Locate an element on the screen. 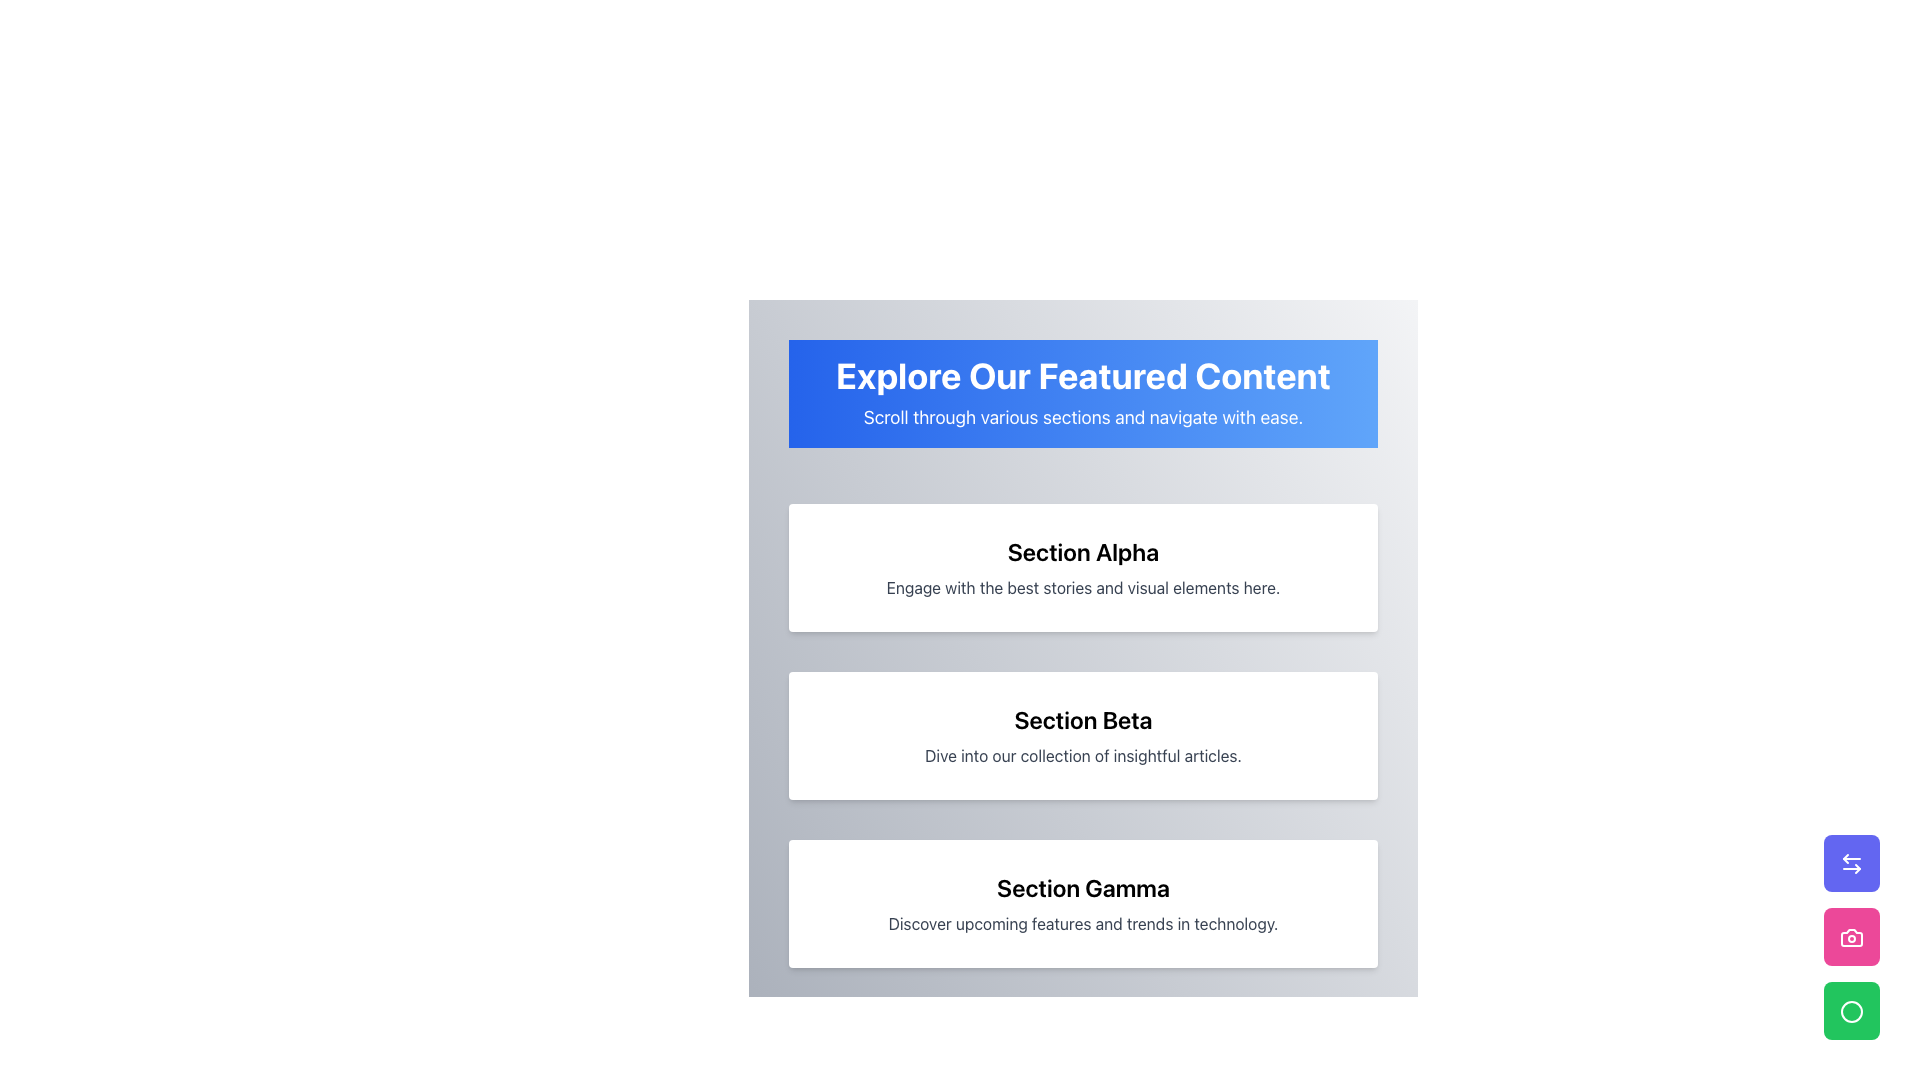 The height and width of the screenshot is (1080, 1920). the text label reading 'Section Gamma', which is the top textual component of the third section card, styled in bold and large-size text, horizontally centered on a white card is located at coordinates (1082, 886).